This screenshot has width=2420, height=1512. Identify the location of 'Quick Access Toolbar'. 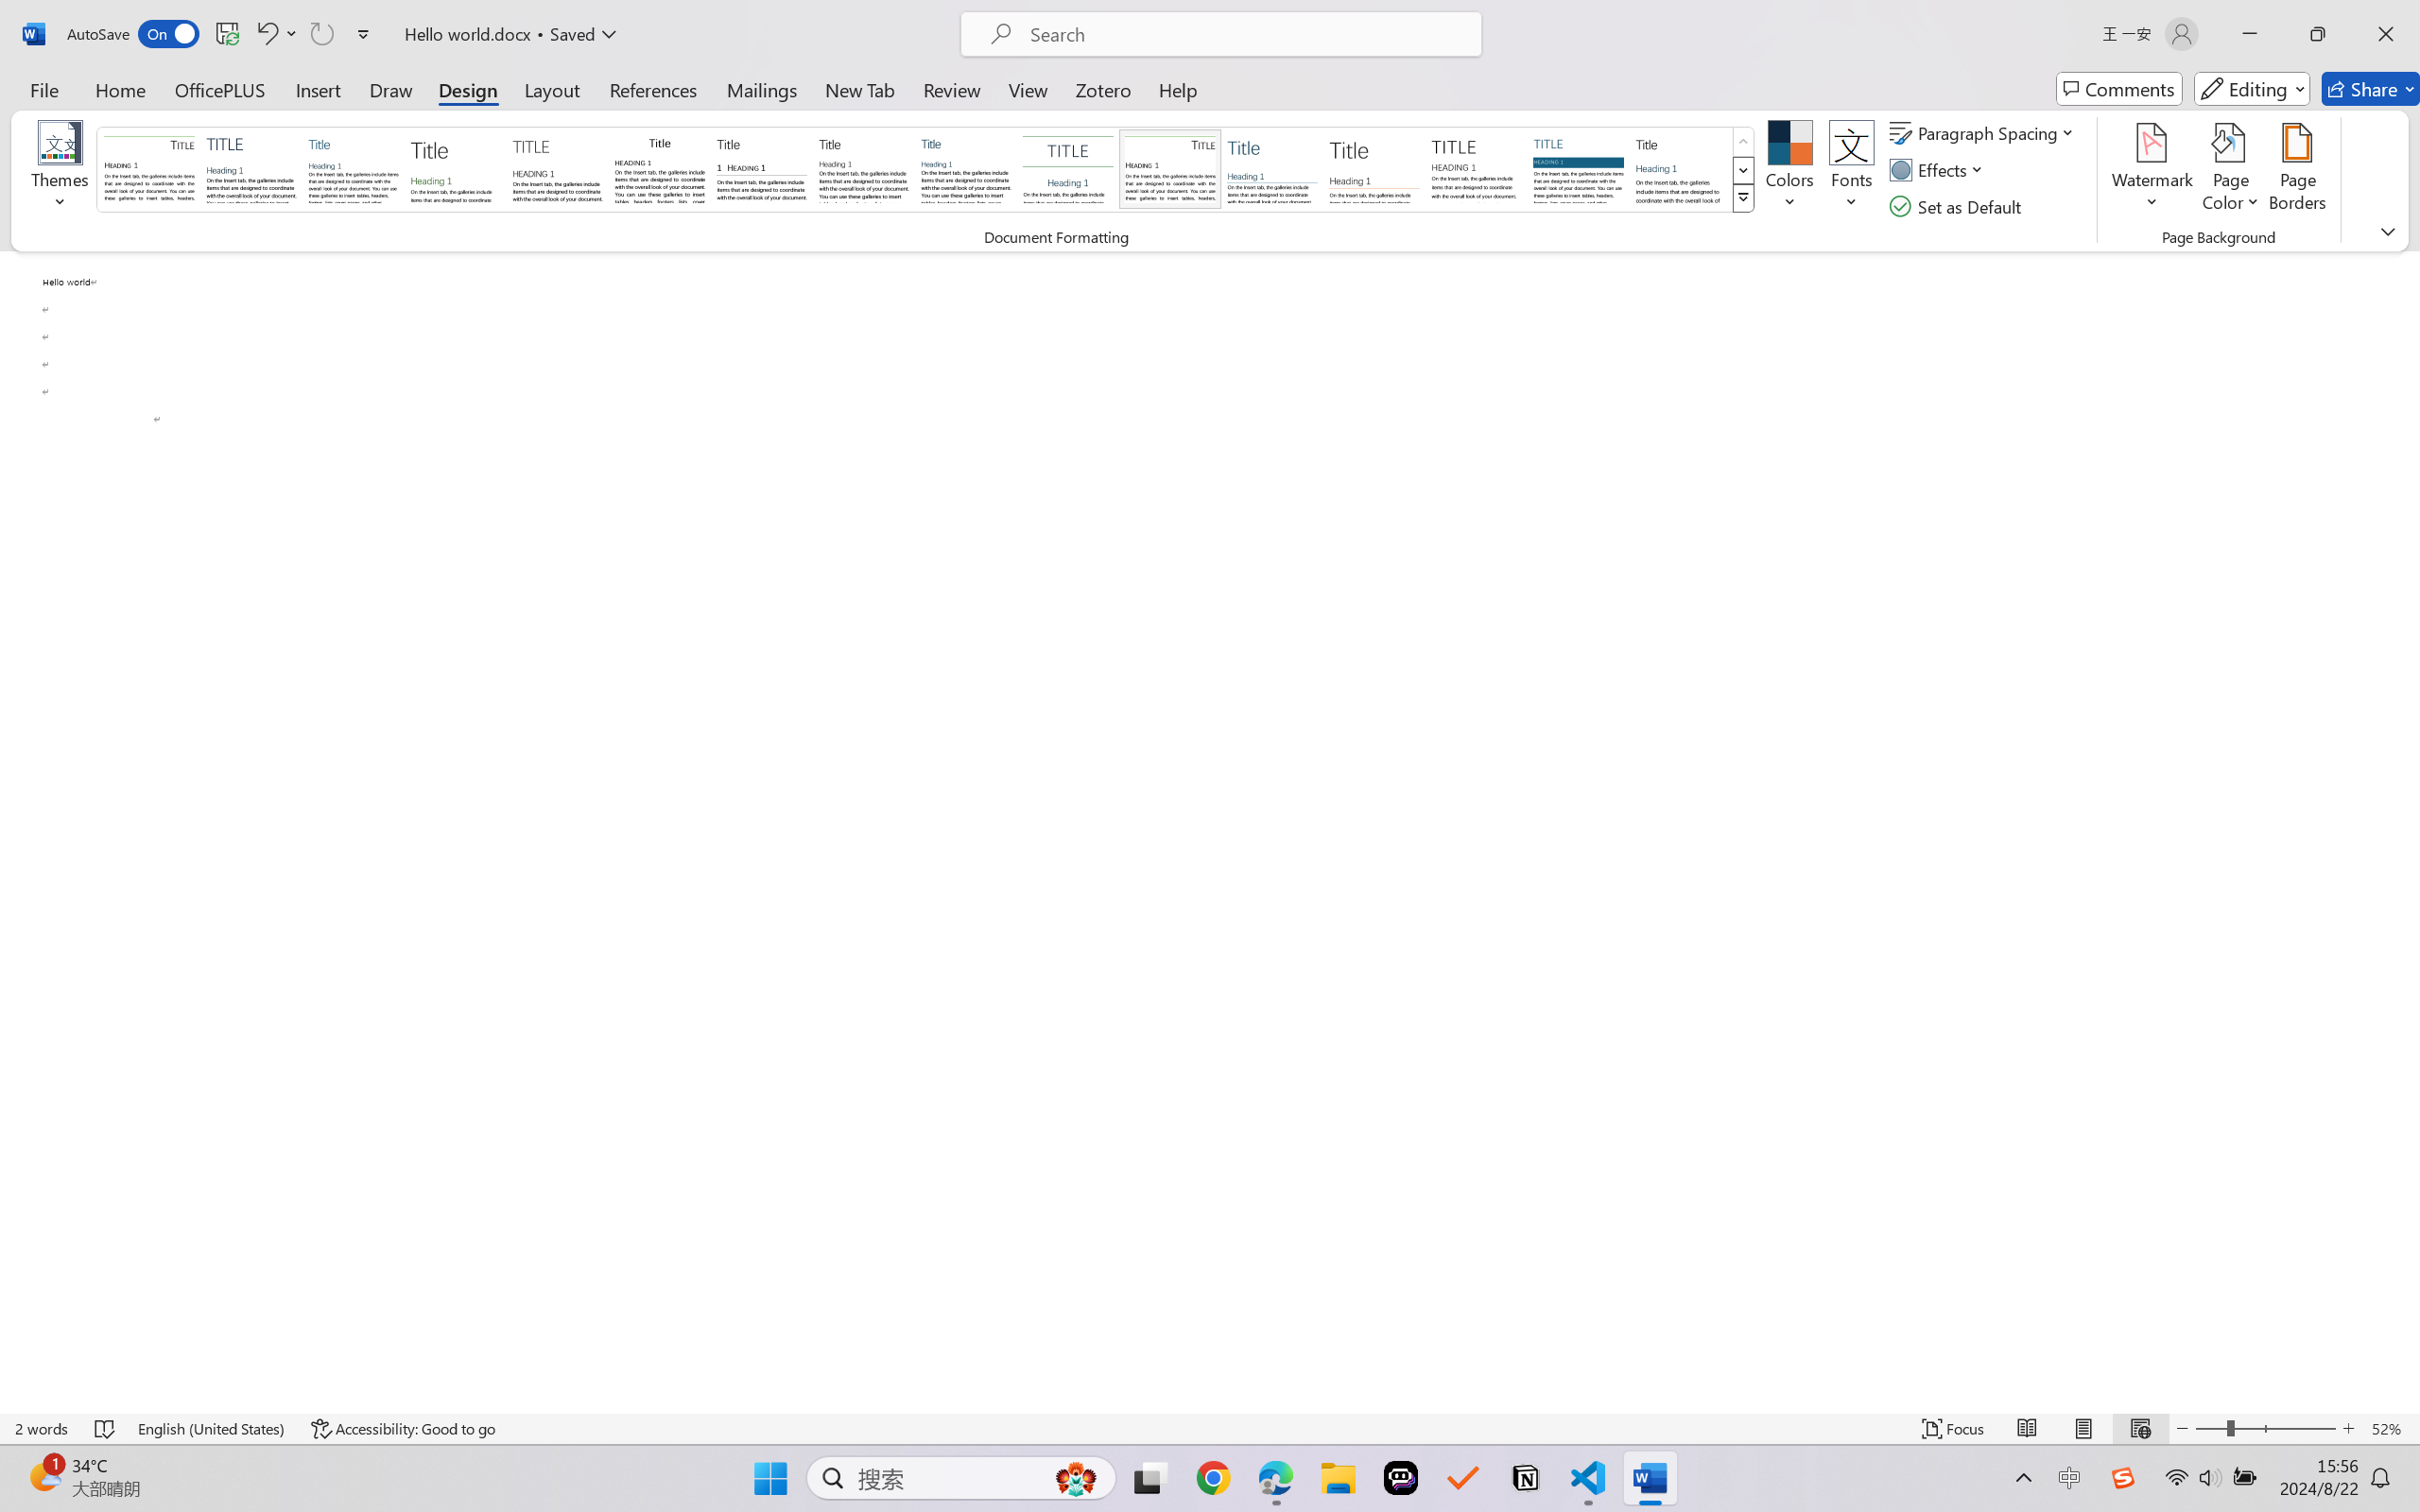
(222, 33).